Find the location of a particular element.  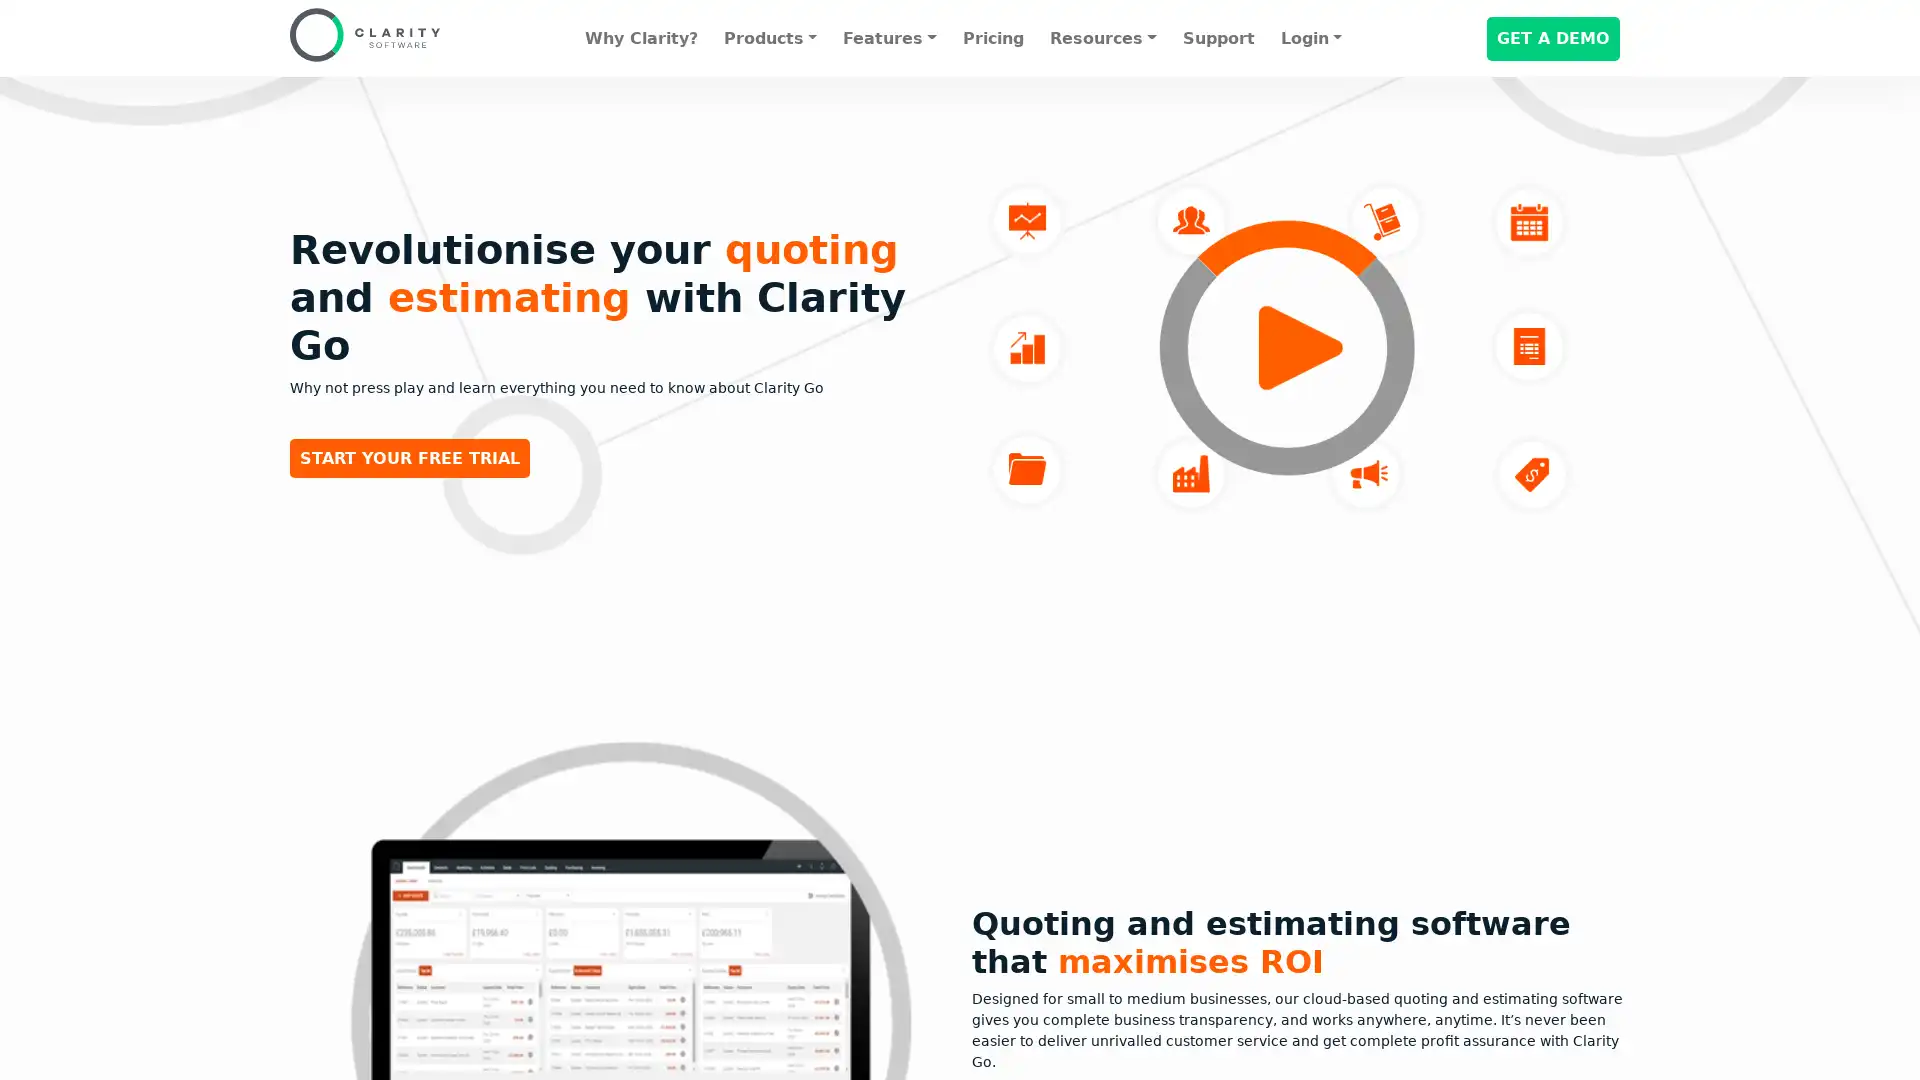

Features is located at coordinates (888, 38).